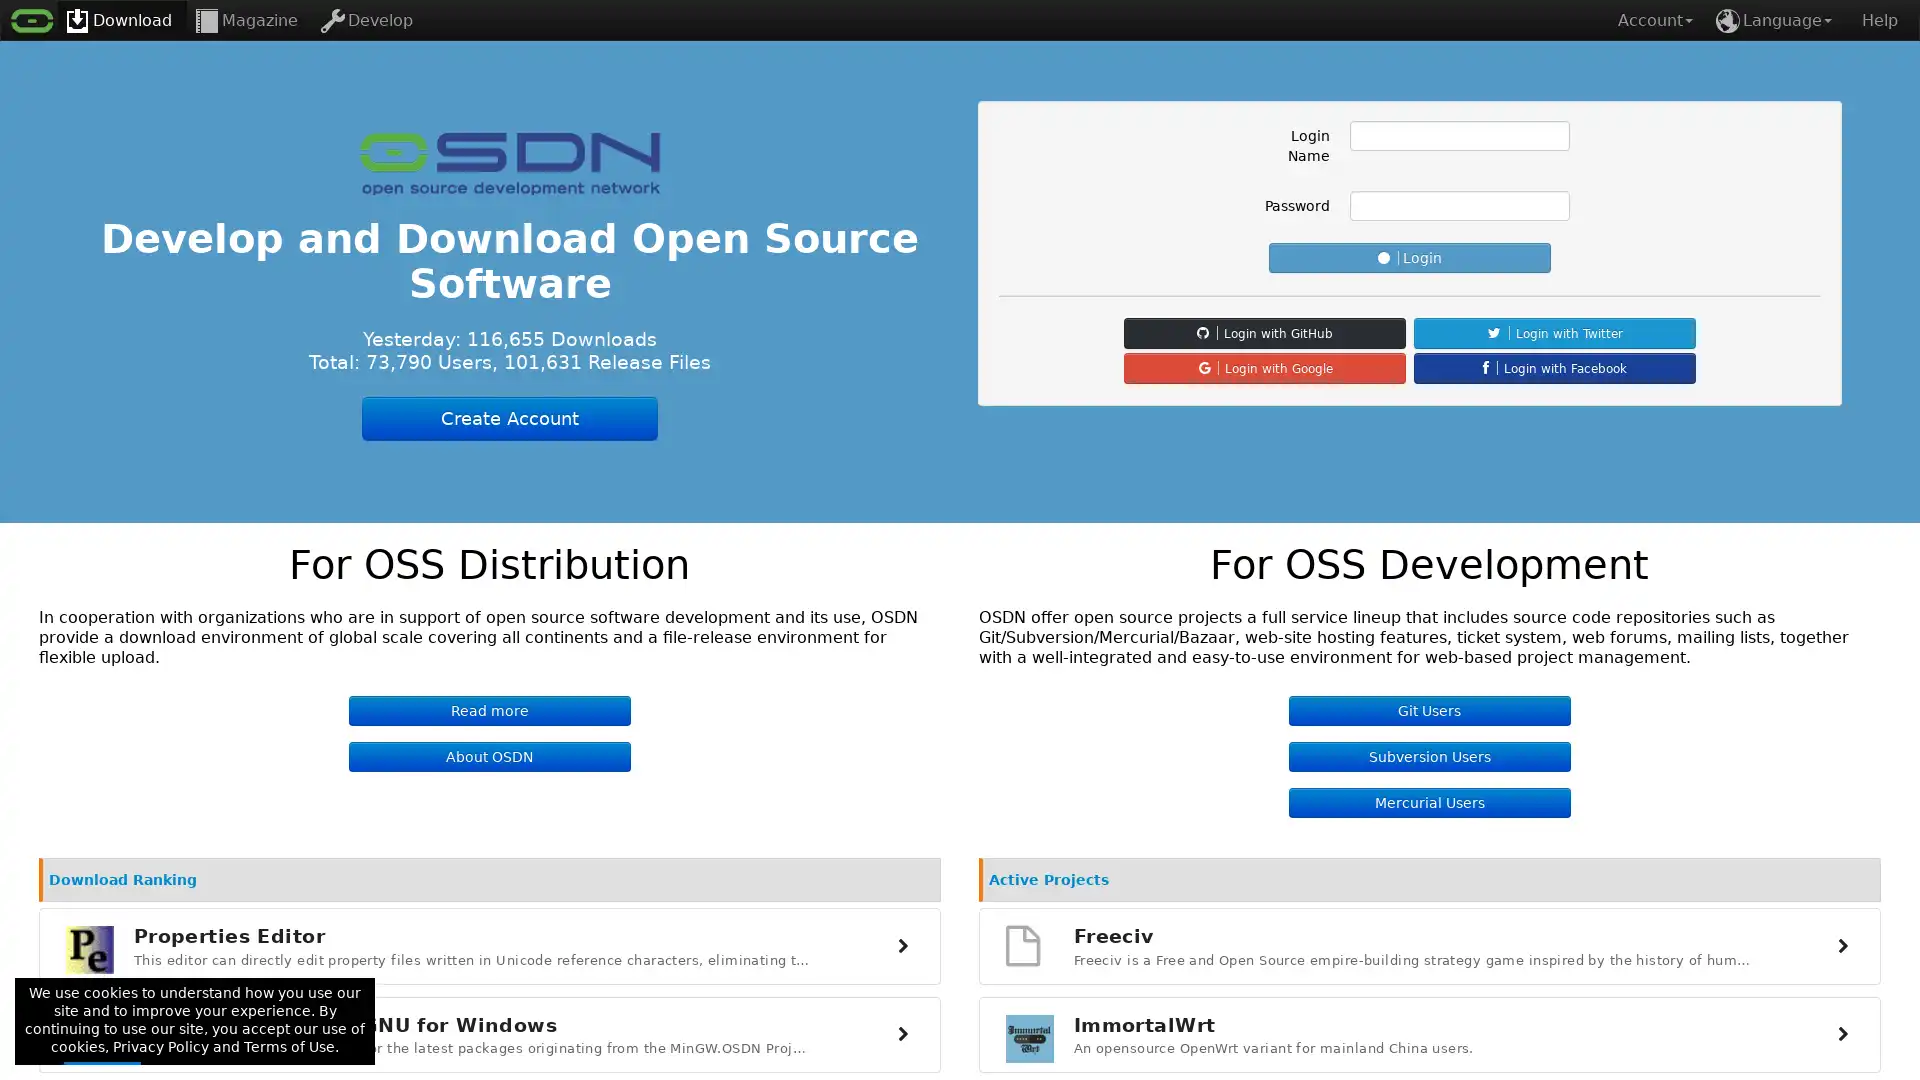  Describe the element at coordinates (1409, 257) in the screenshot. I see `Login` at that location.